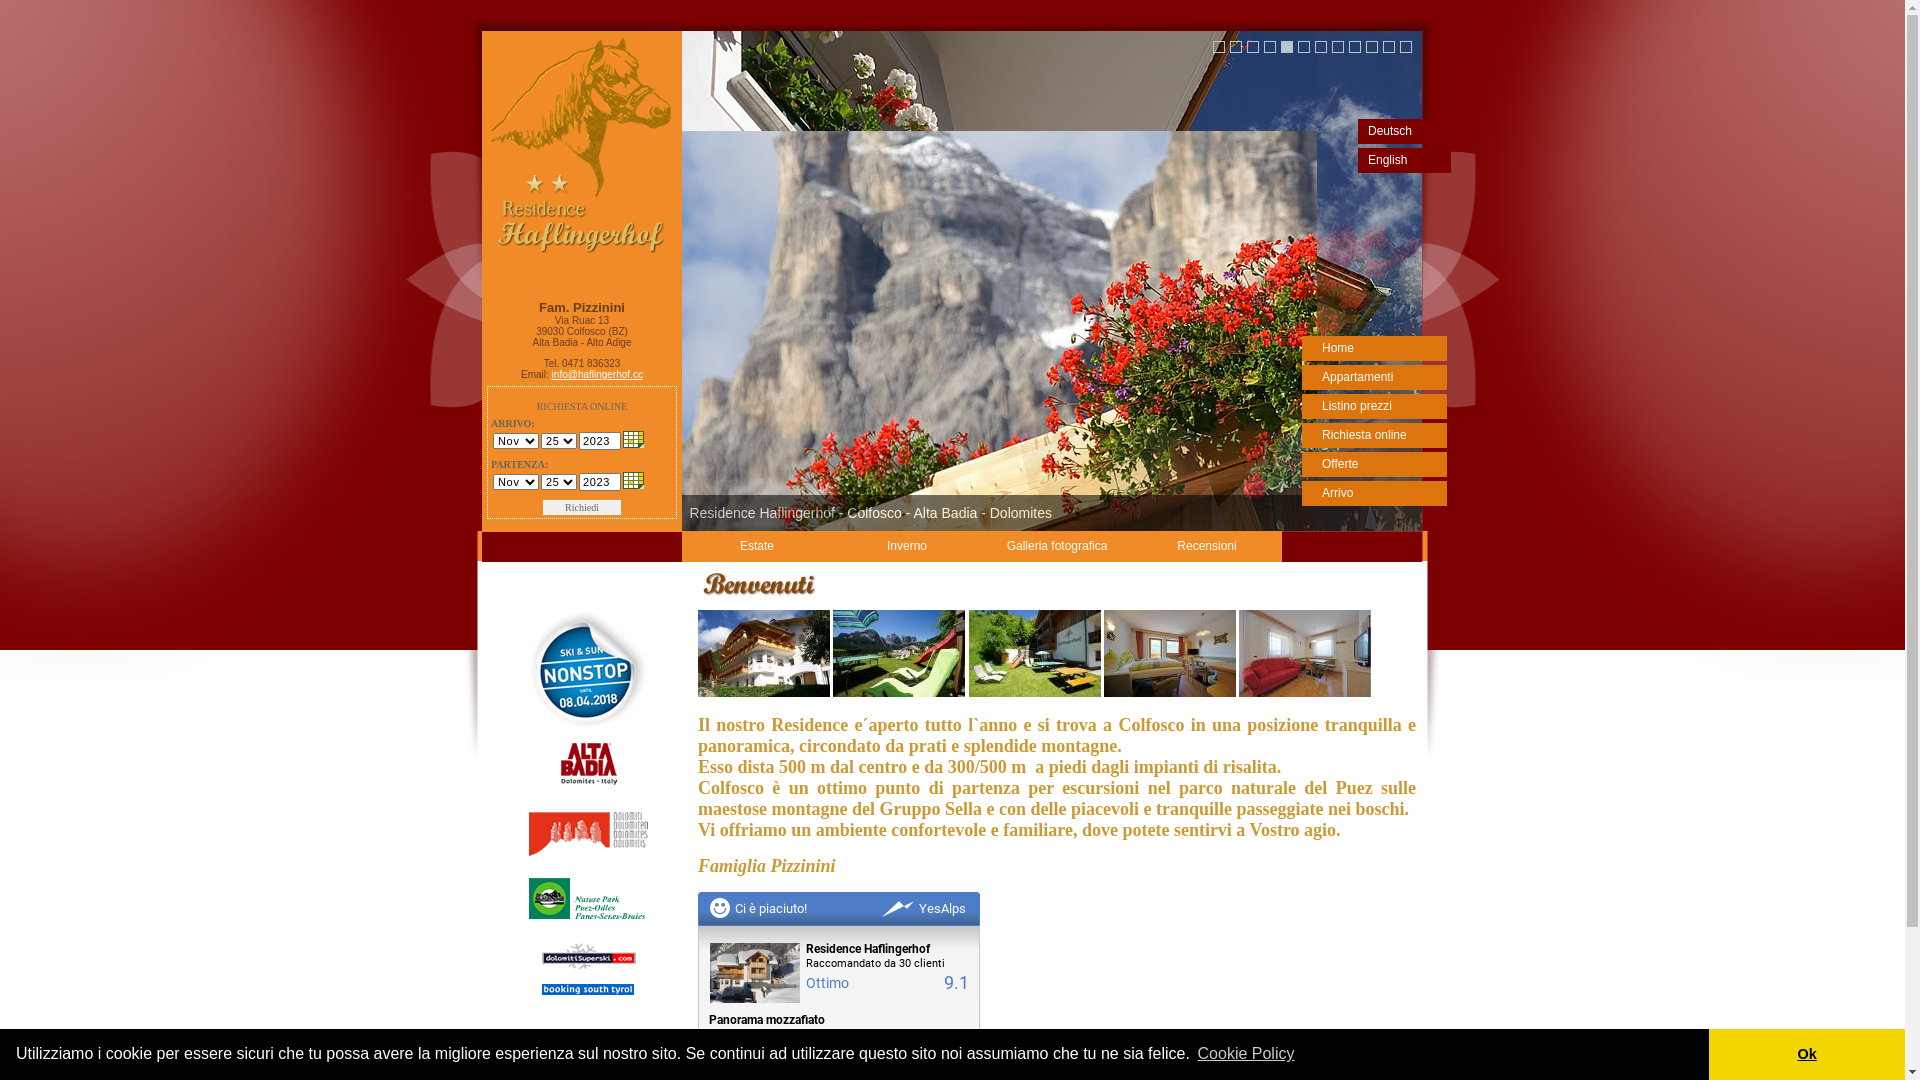  I want to click on '      Richiedi      ', so click(580, 506).